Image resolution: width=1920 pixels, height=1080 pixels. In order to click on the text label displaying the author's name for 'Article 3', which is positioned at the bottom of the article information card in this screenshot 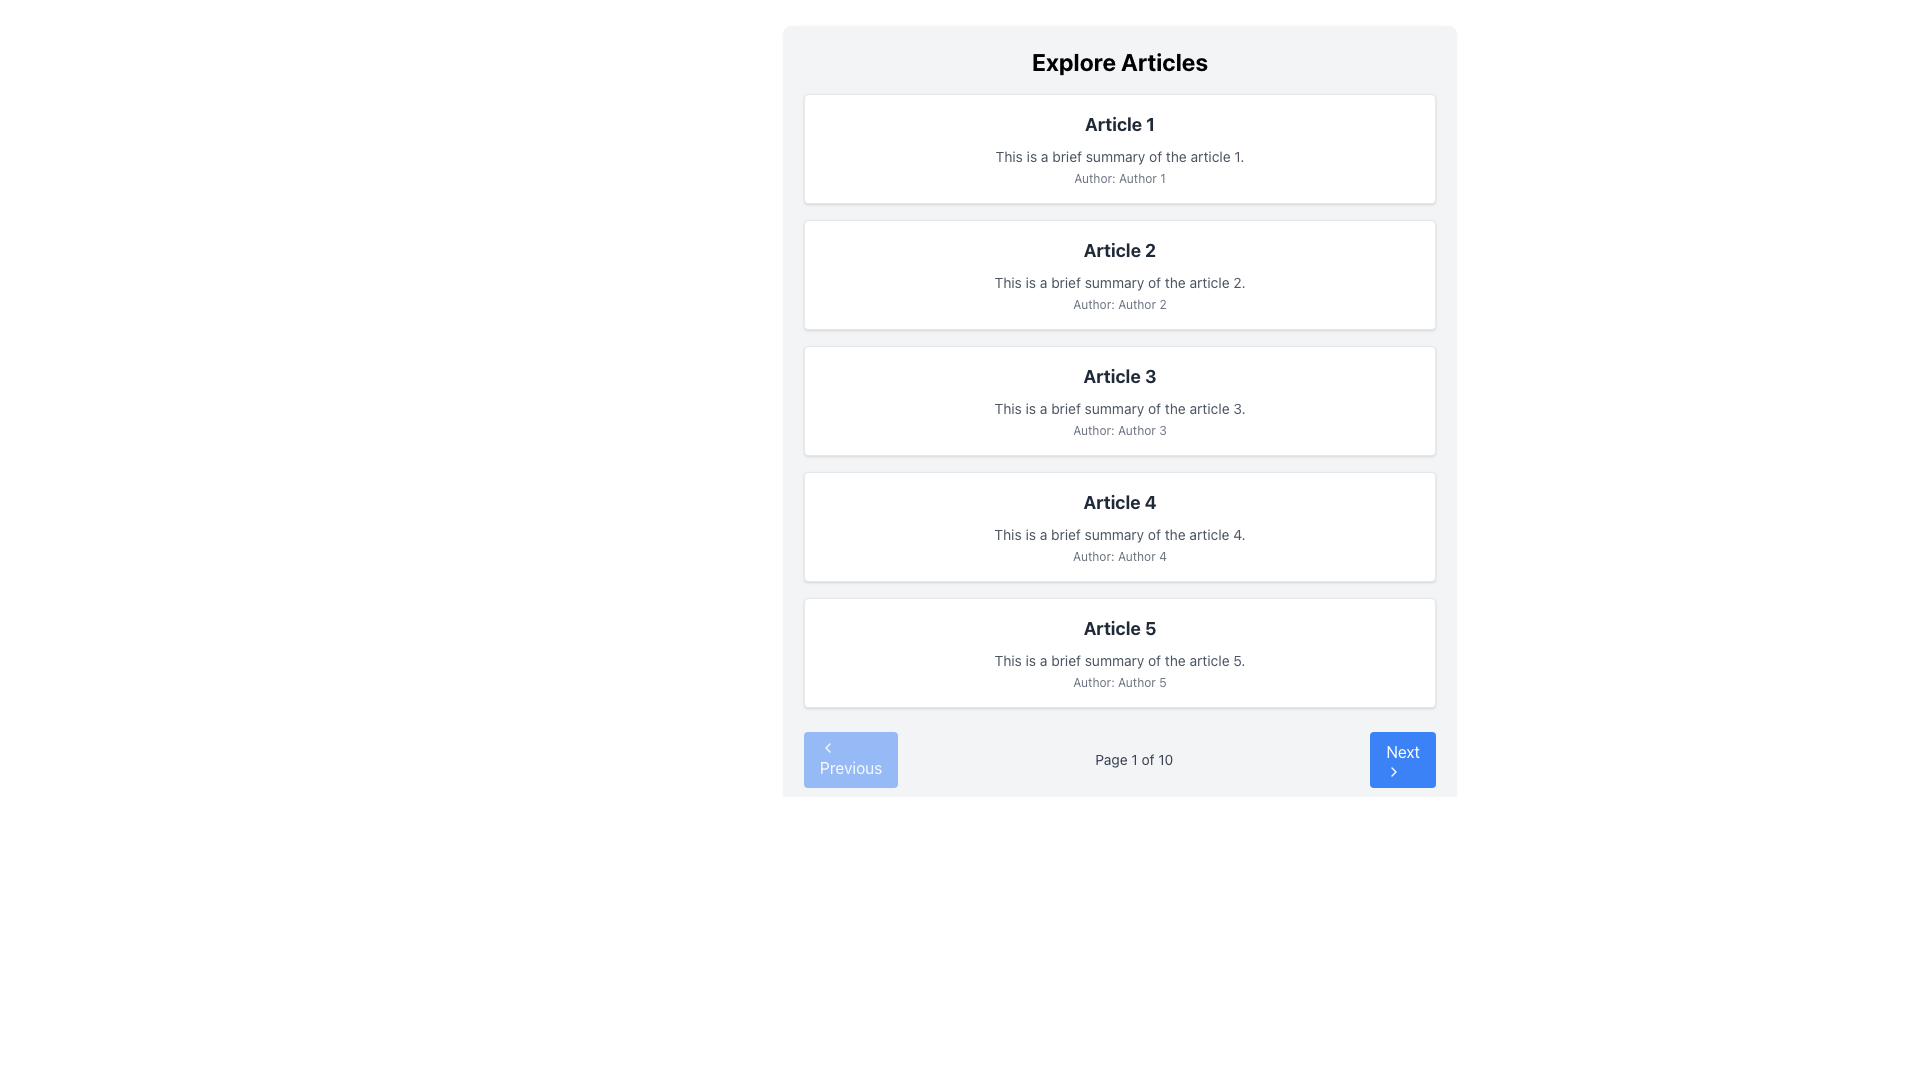, I will do `click(1118, 430)`.